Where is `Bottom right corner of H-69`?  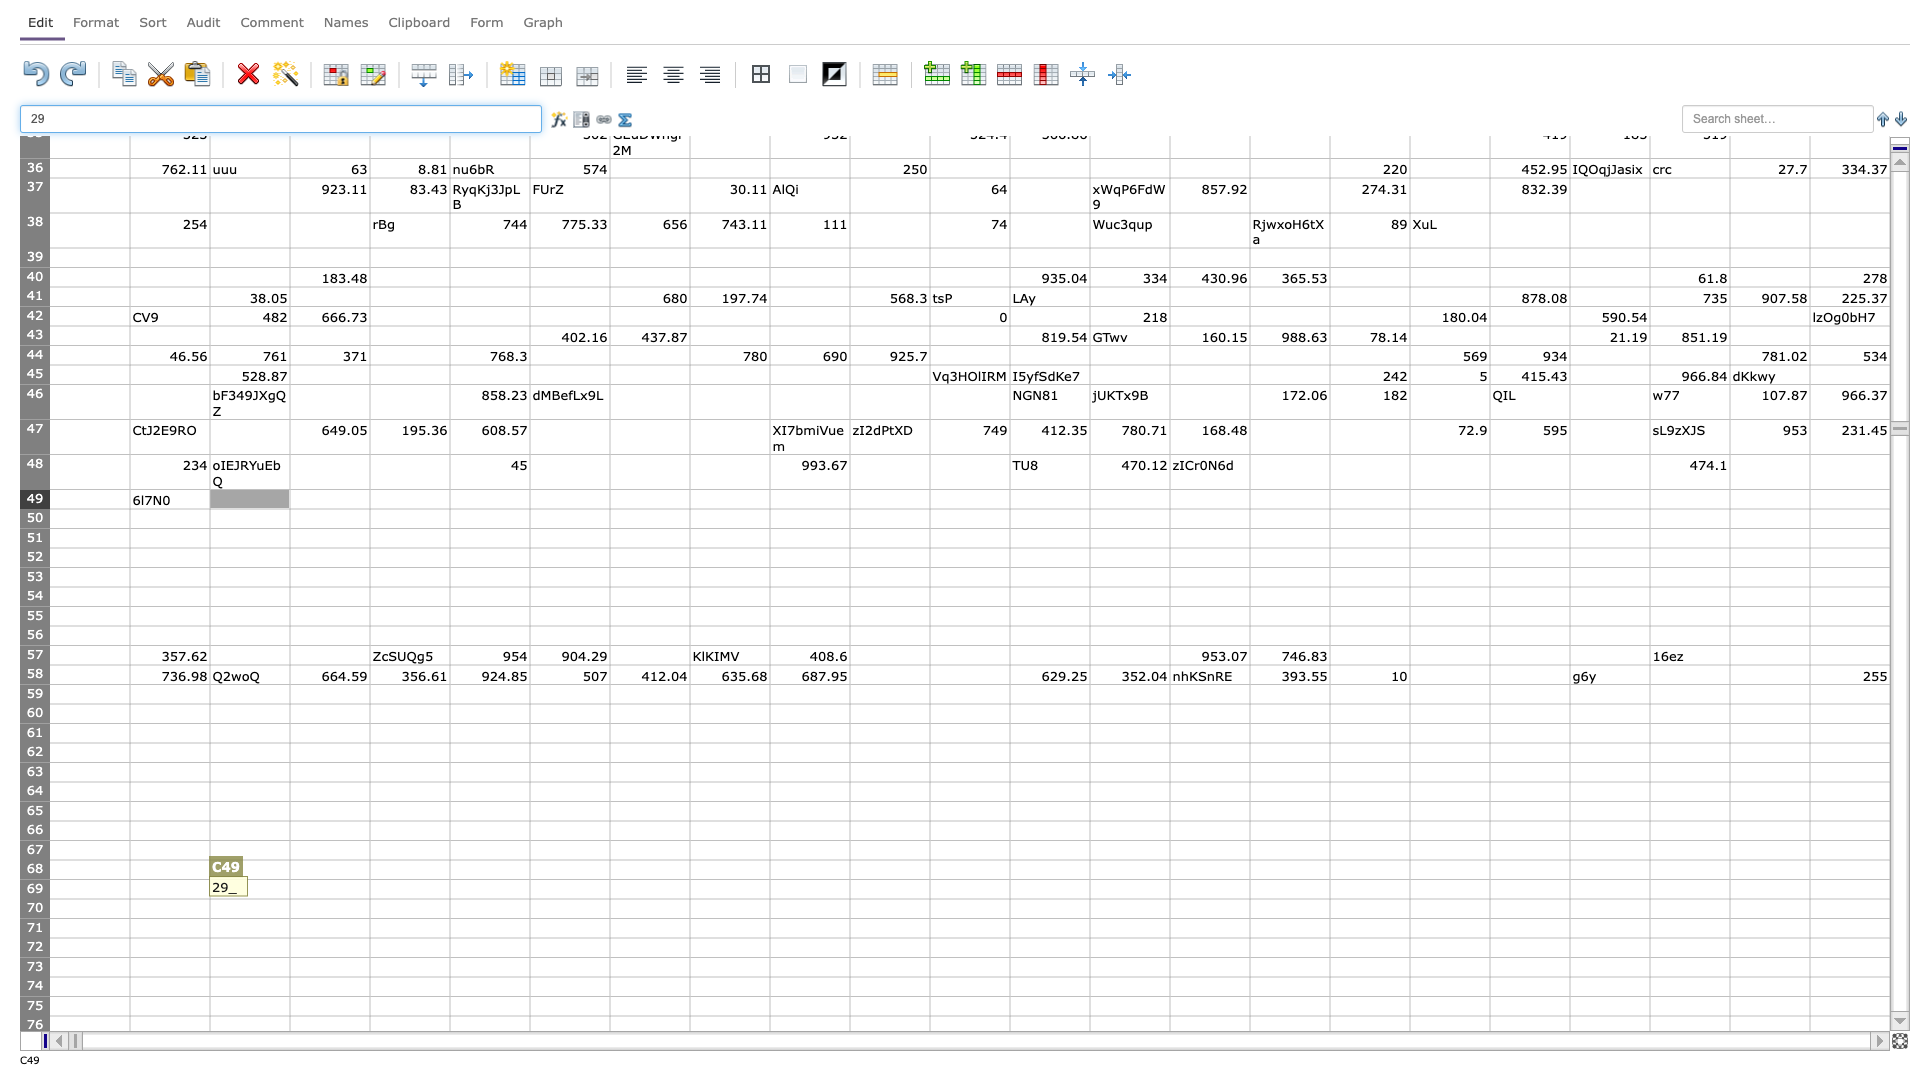 Bottom right corner of H-69 is located at coordinates (690, 897).